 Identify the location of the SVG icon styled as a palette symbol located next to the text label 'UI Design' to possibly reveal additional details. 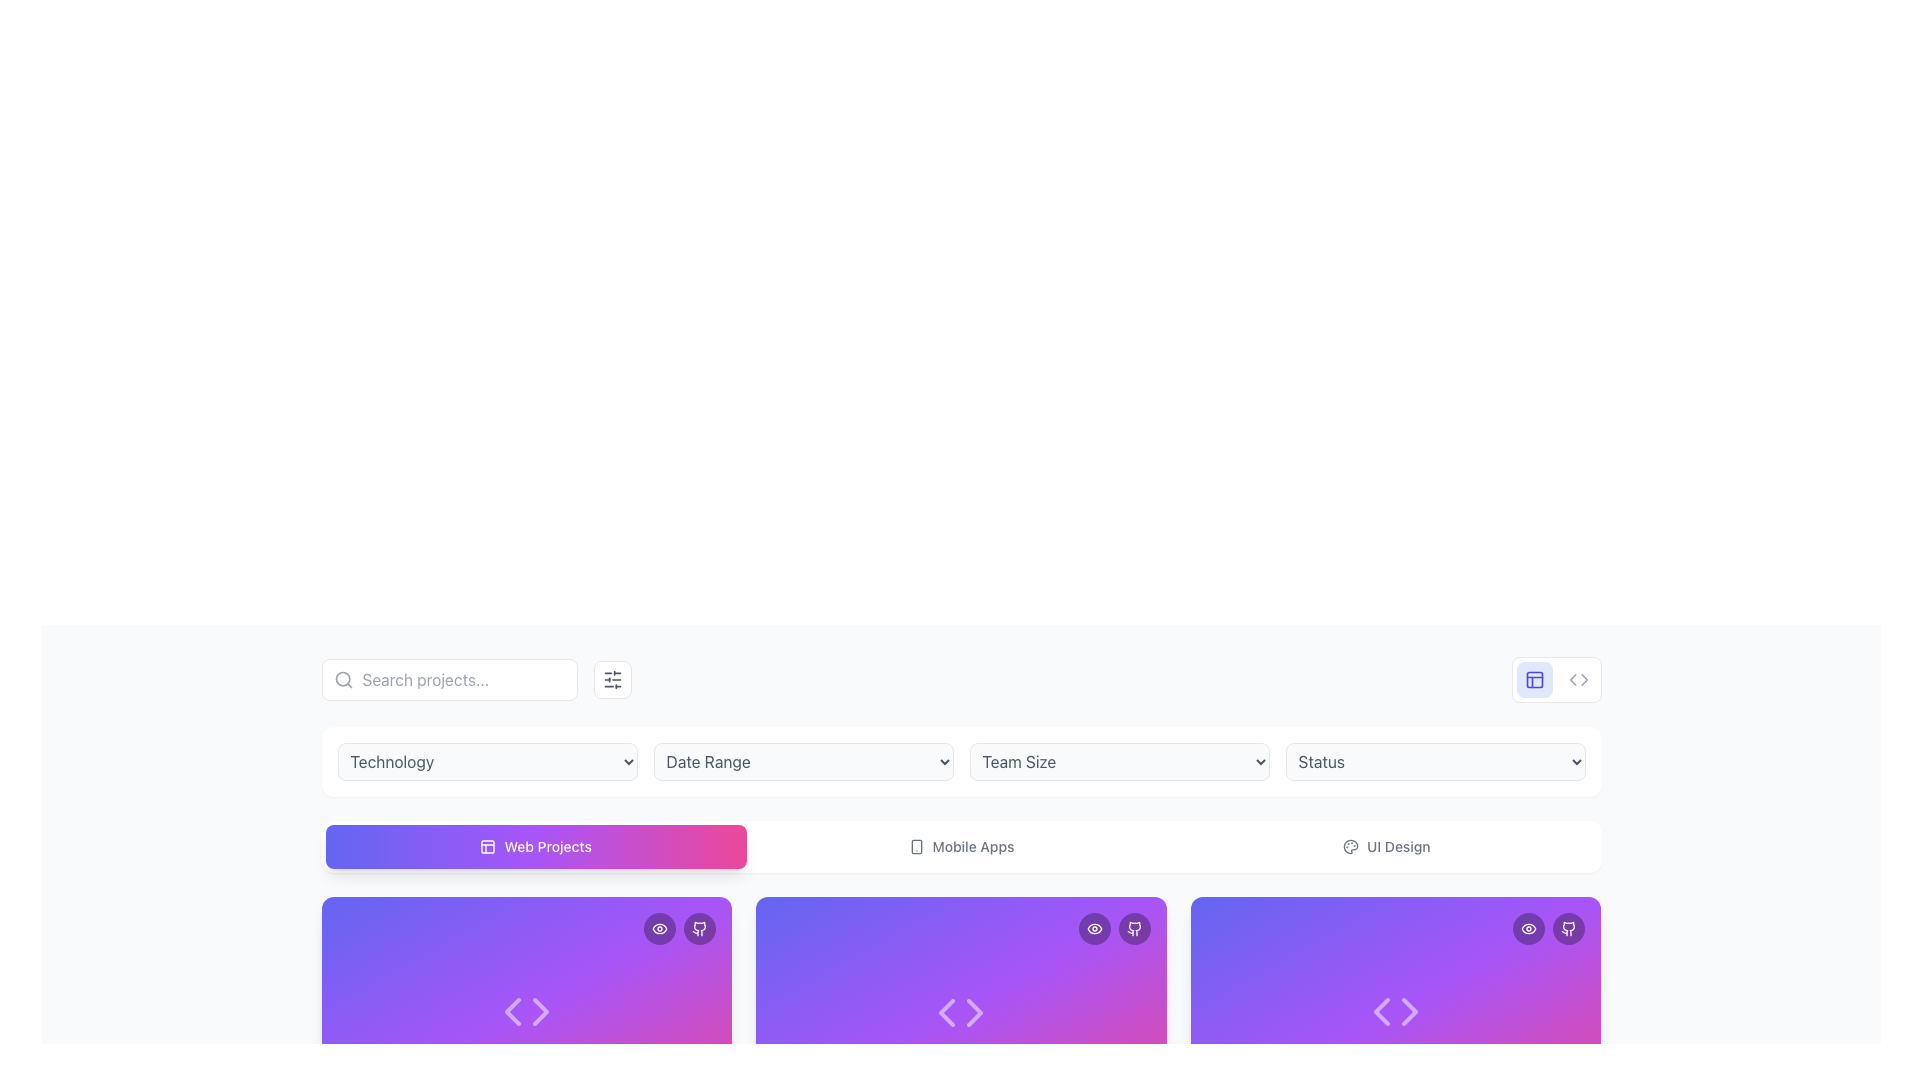
(1351, 847).